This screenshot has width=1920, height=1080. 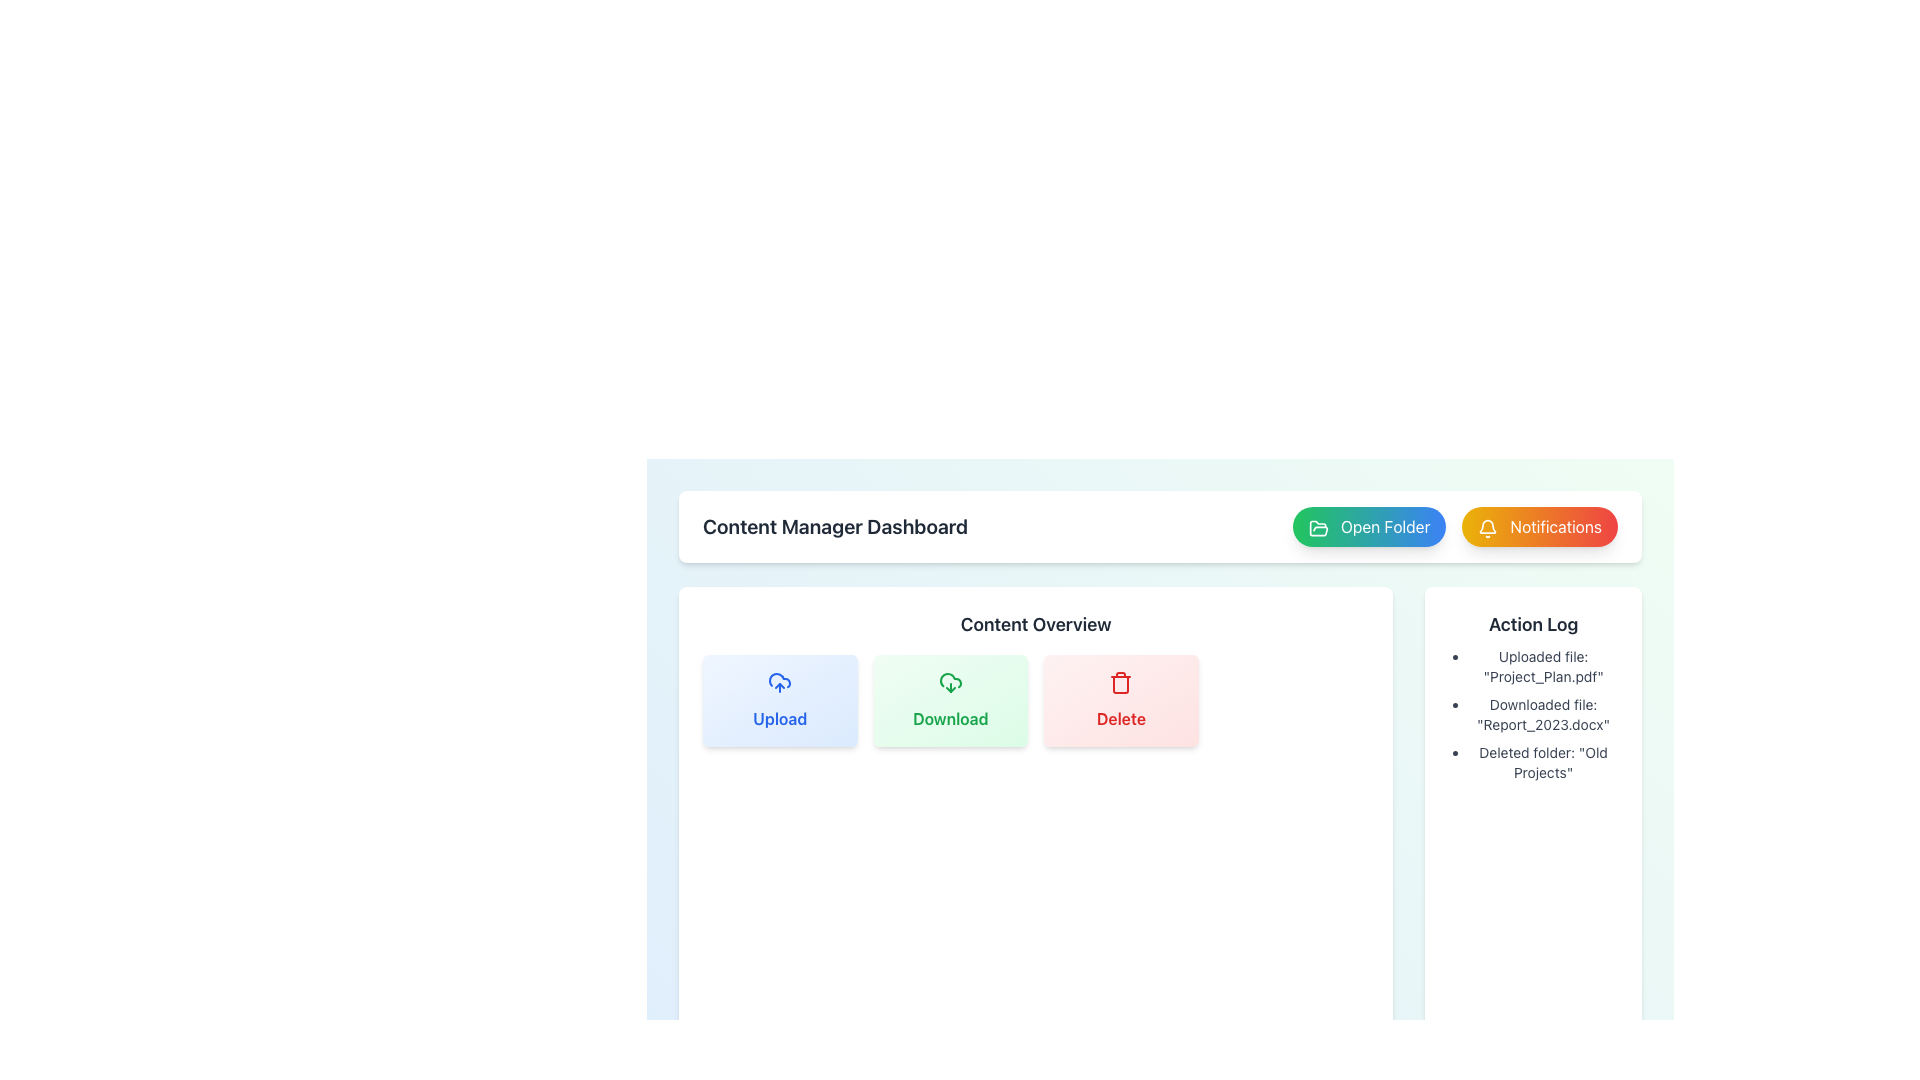 I want to click on the folder icon with a minimalistic outline style and a green background, which is the leftmost component of the 'Open Folder' button, so click(x=1318, y=527).